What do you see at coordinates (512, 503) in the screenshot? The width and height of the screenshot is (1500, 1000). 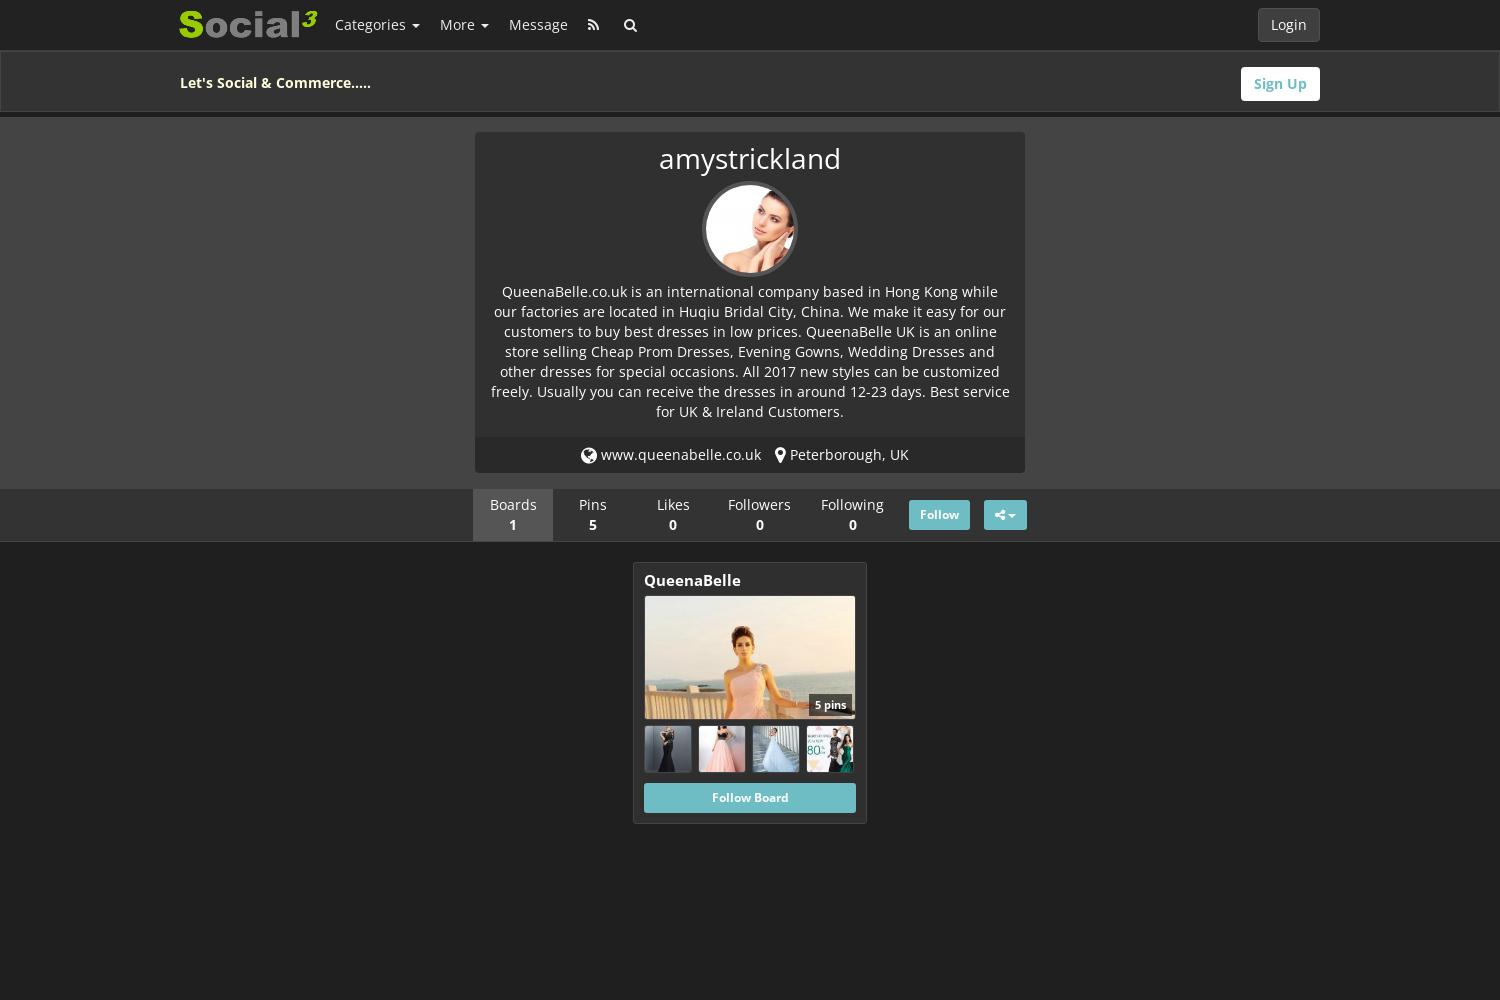 I see `'Boards'` at bounding box center [512, 503].